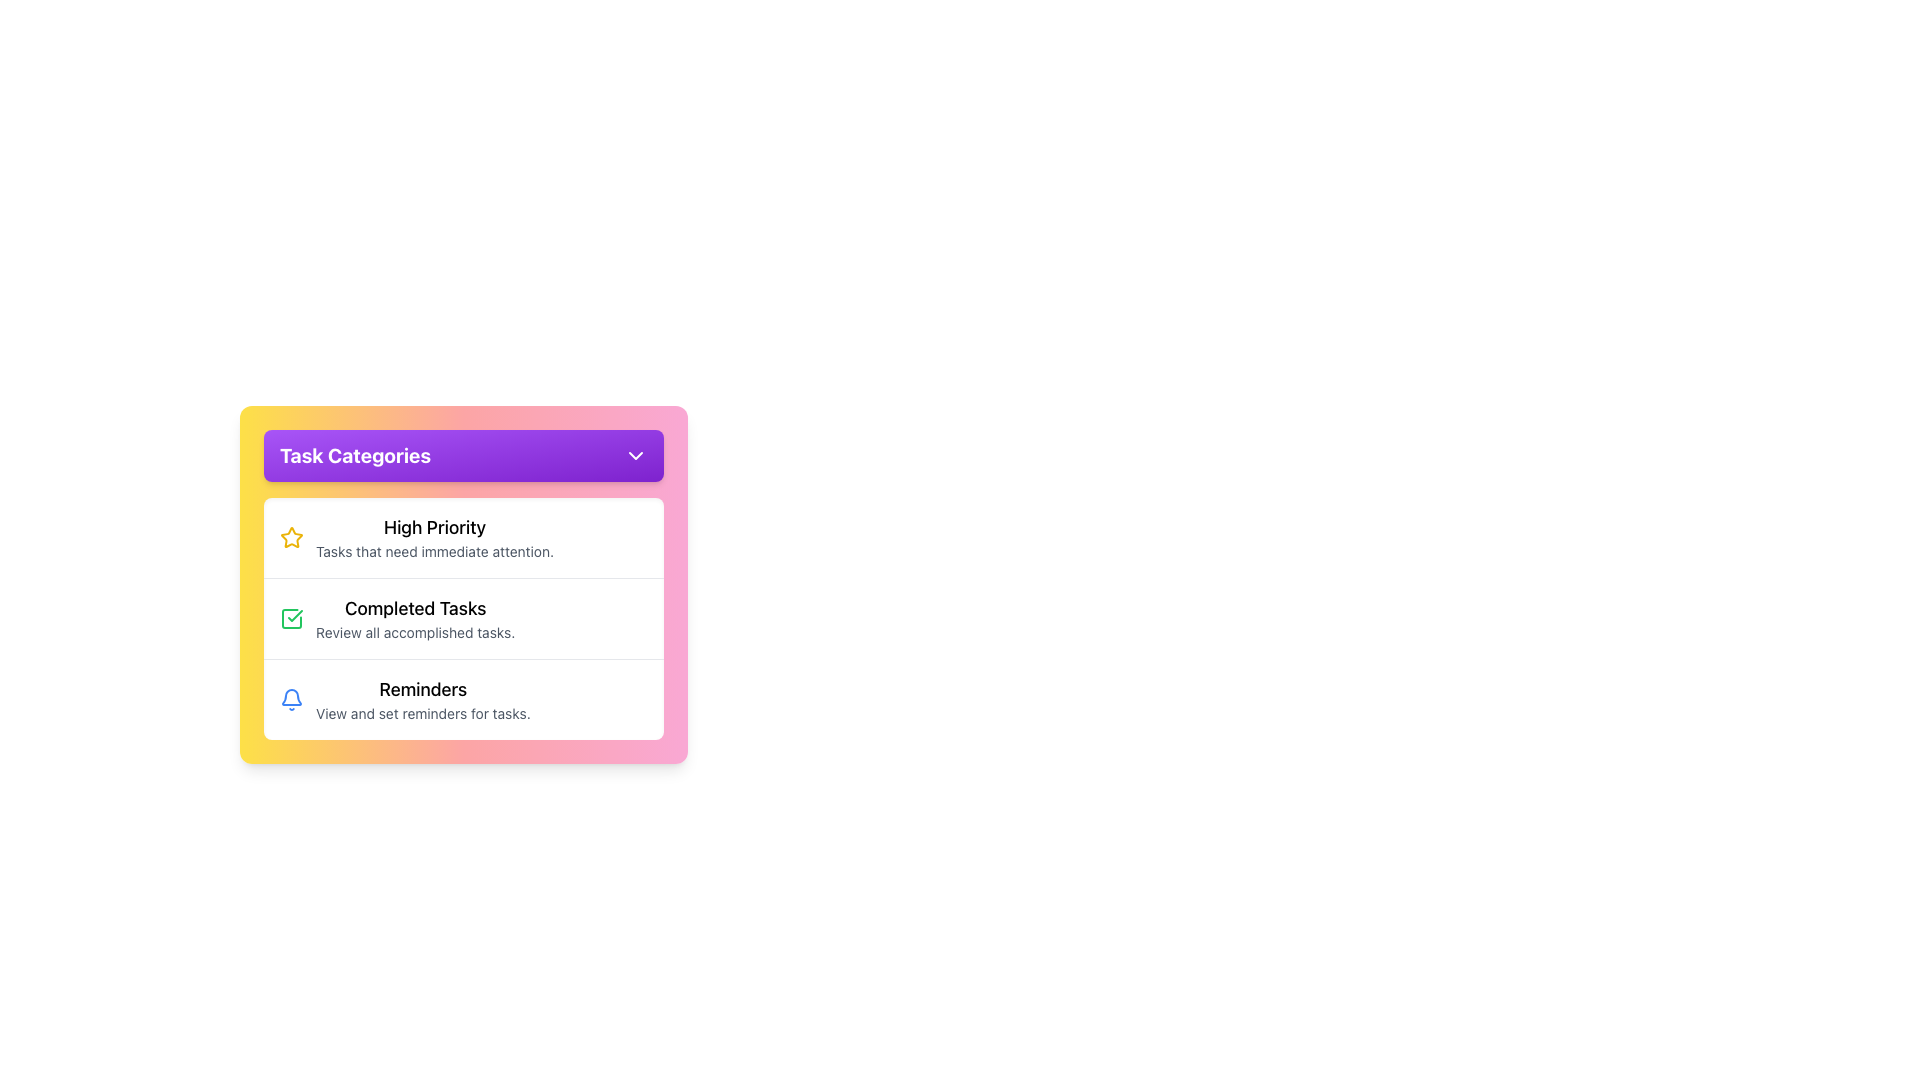  What do you see at coordinates (463, 616) in the screenshot?
I see `text of the second list item in a vertically stacked list that highlights completed tasks, positioned below 'High Priority' and above 'Reminders'` at bounding box center [463, 616].